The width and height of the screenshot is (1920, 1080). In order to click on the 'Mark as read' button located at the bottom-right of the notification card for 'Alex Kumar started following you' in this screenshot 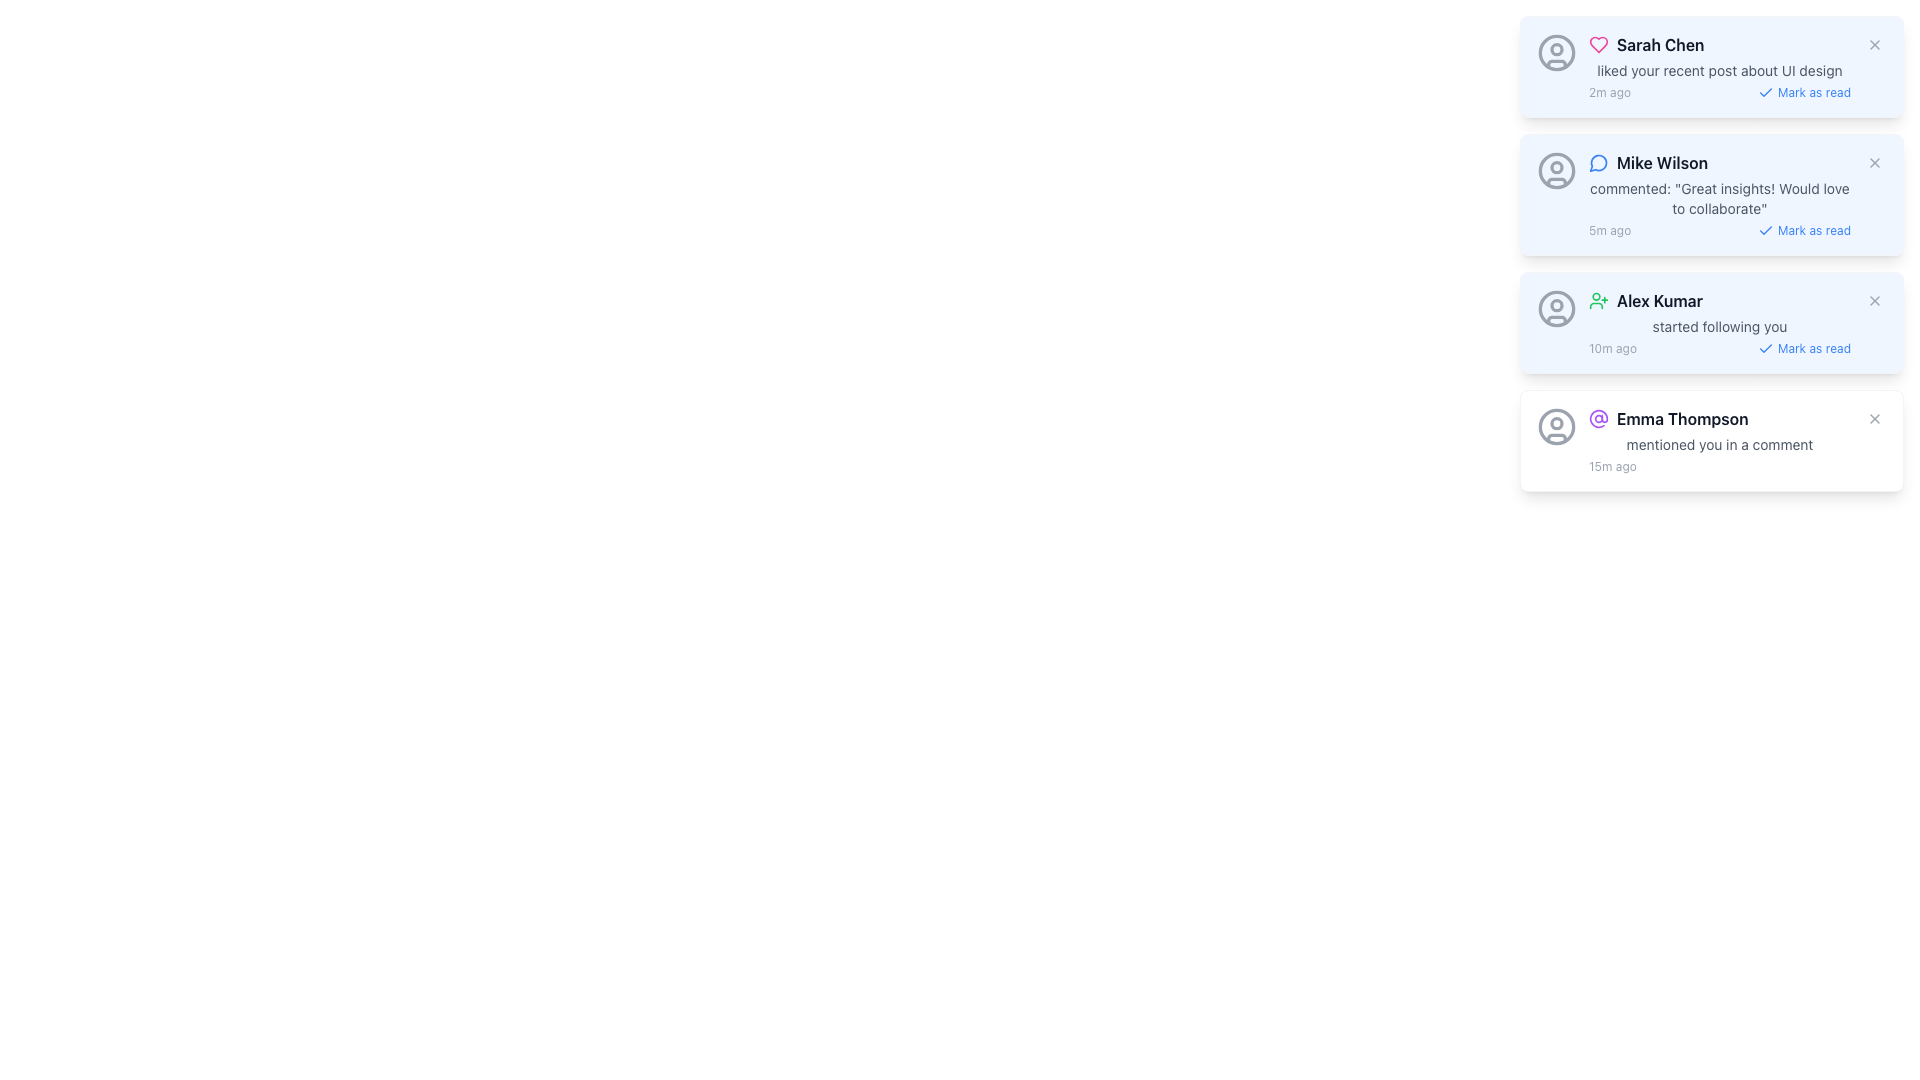, I will do `click(1718, 347)`.